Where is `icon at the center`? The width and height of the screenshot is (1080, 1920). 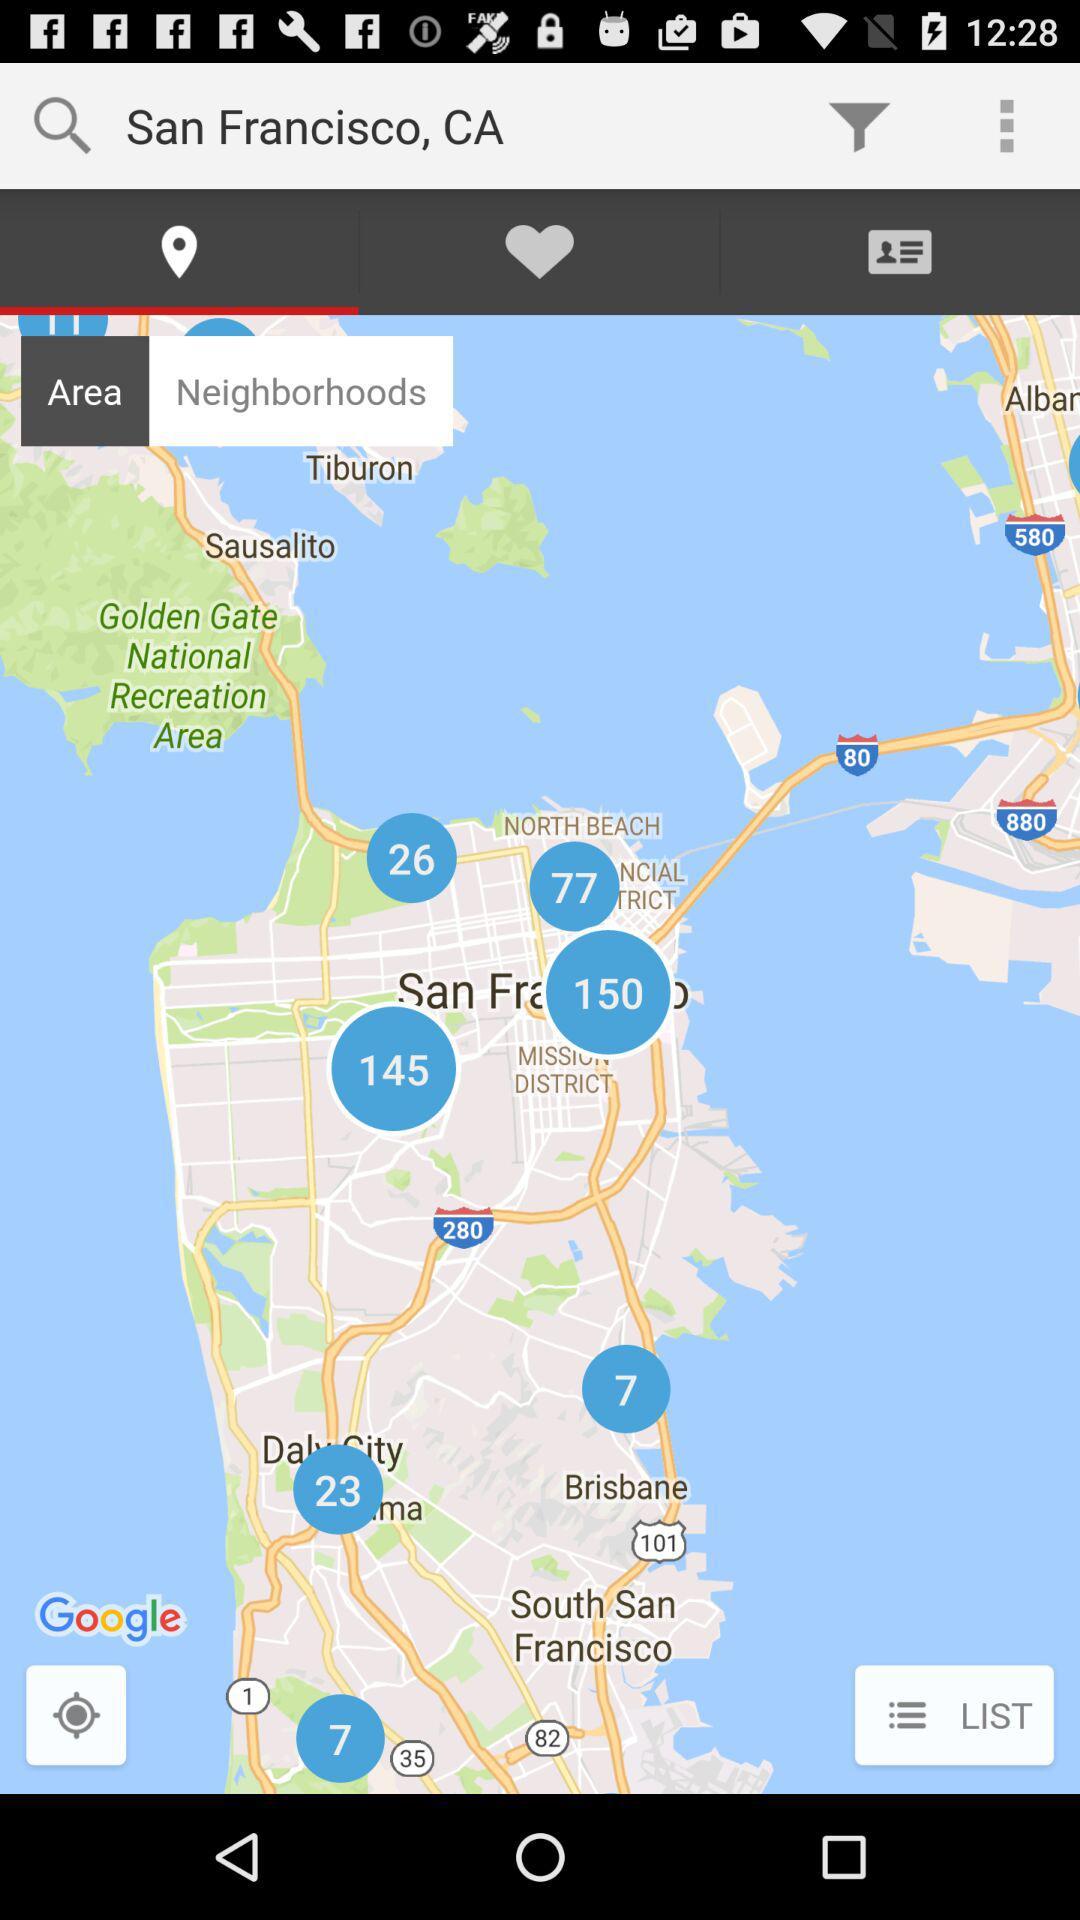 icon at the center is located at coordinates (540, 1053).